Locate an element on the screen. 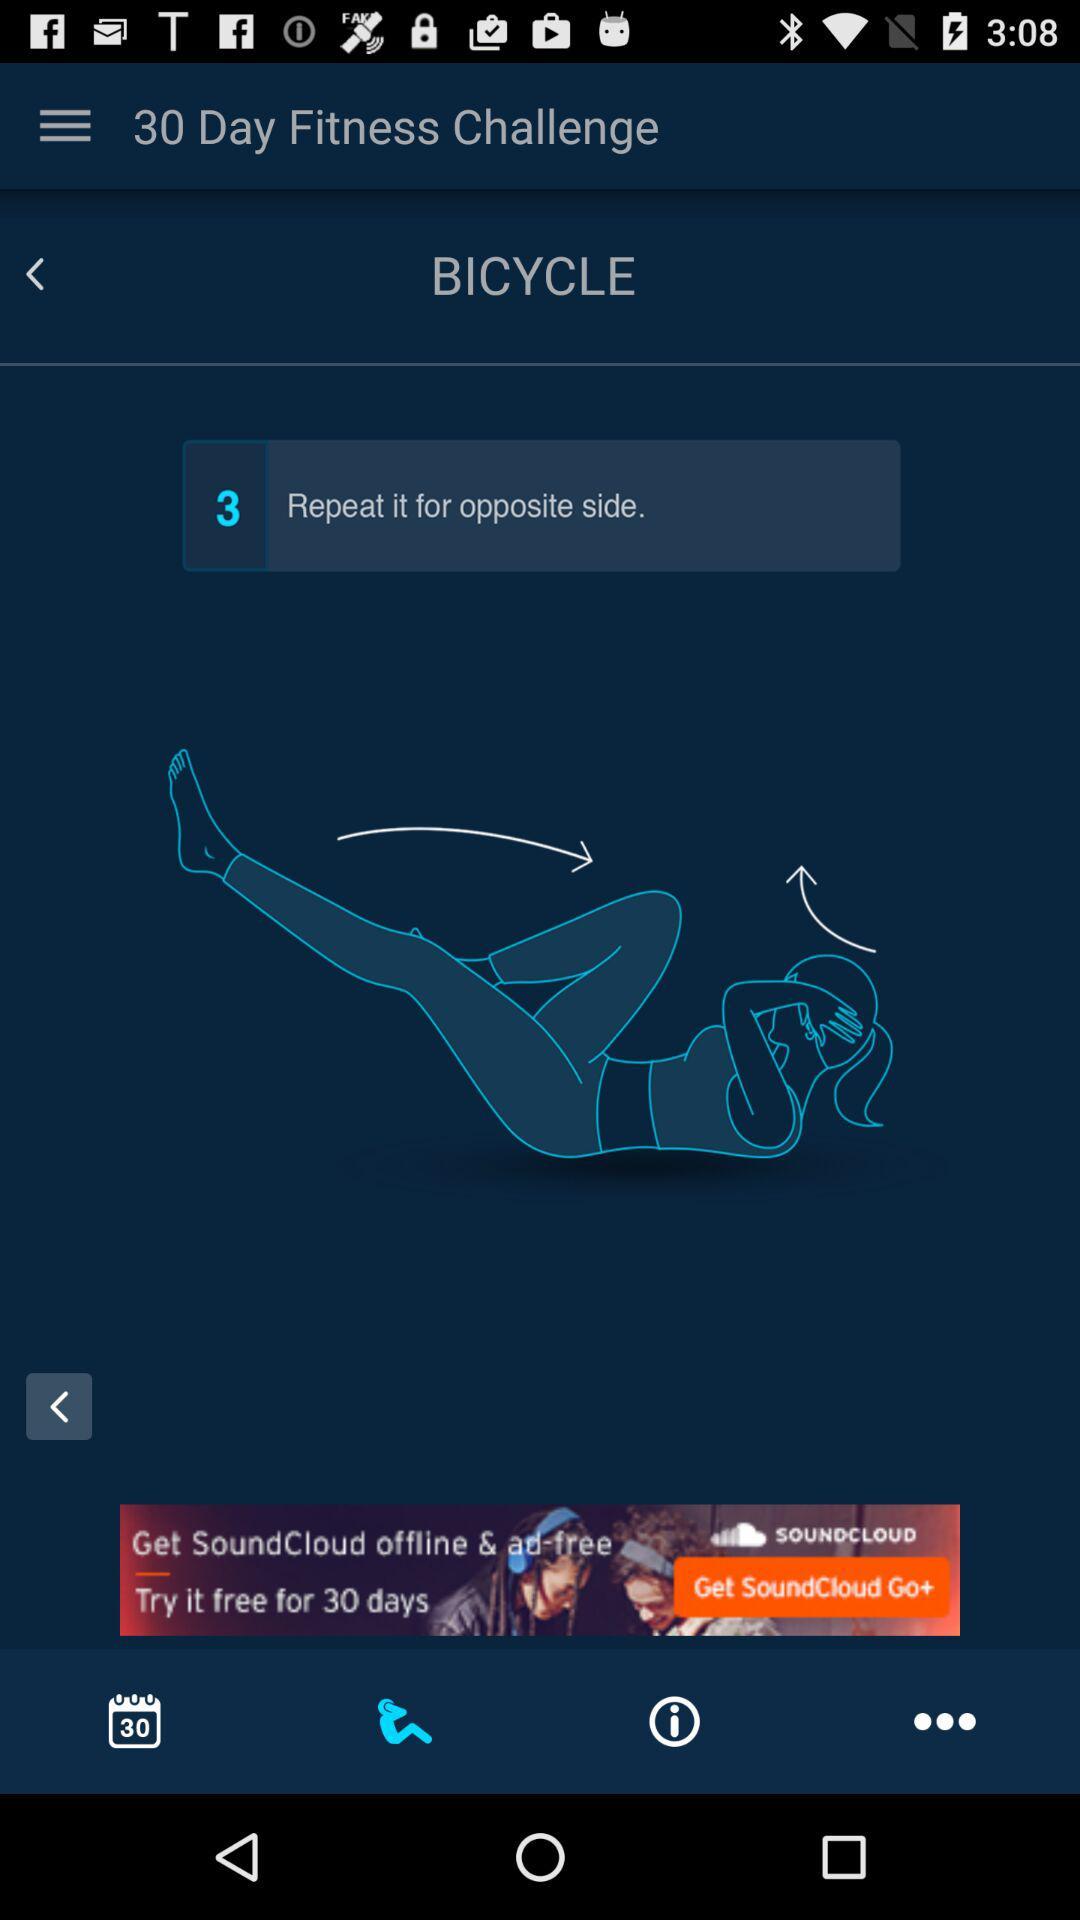  the information option at the bottom is located at coordinates (675, 1721).